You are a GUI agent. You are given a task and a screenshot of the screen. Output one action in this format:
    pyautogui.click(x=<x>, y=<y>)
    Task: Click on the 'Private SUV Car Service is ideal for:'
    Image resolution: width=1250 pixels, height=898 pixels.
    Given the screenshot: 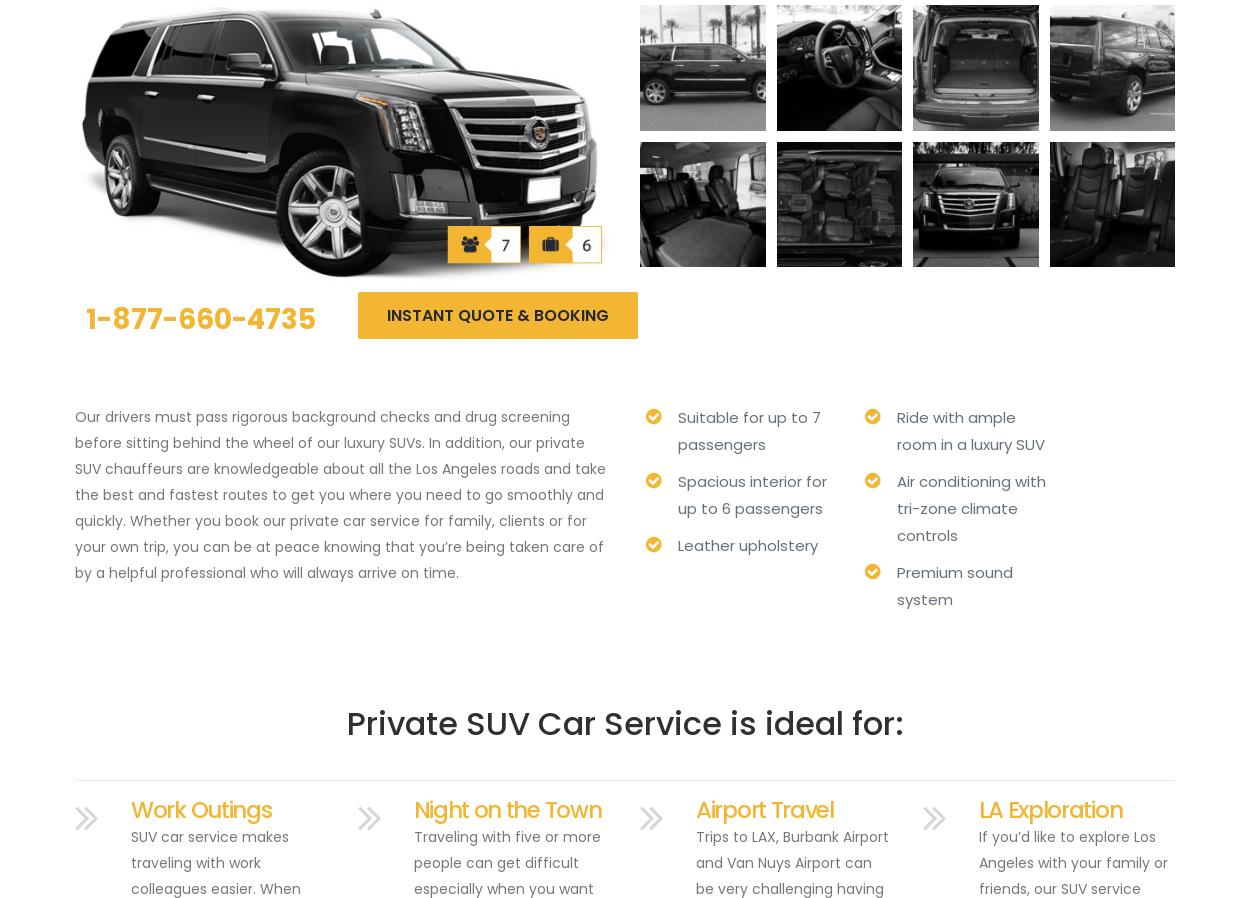 What is the action you would take?
    pyautogui.click(x=623, y=723)
    